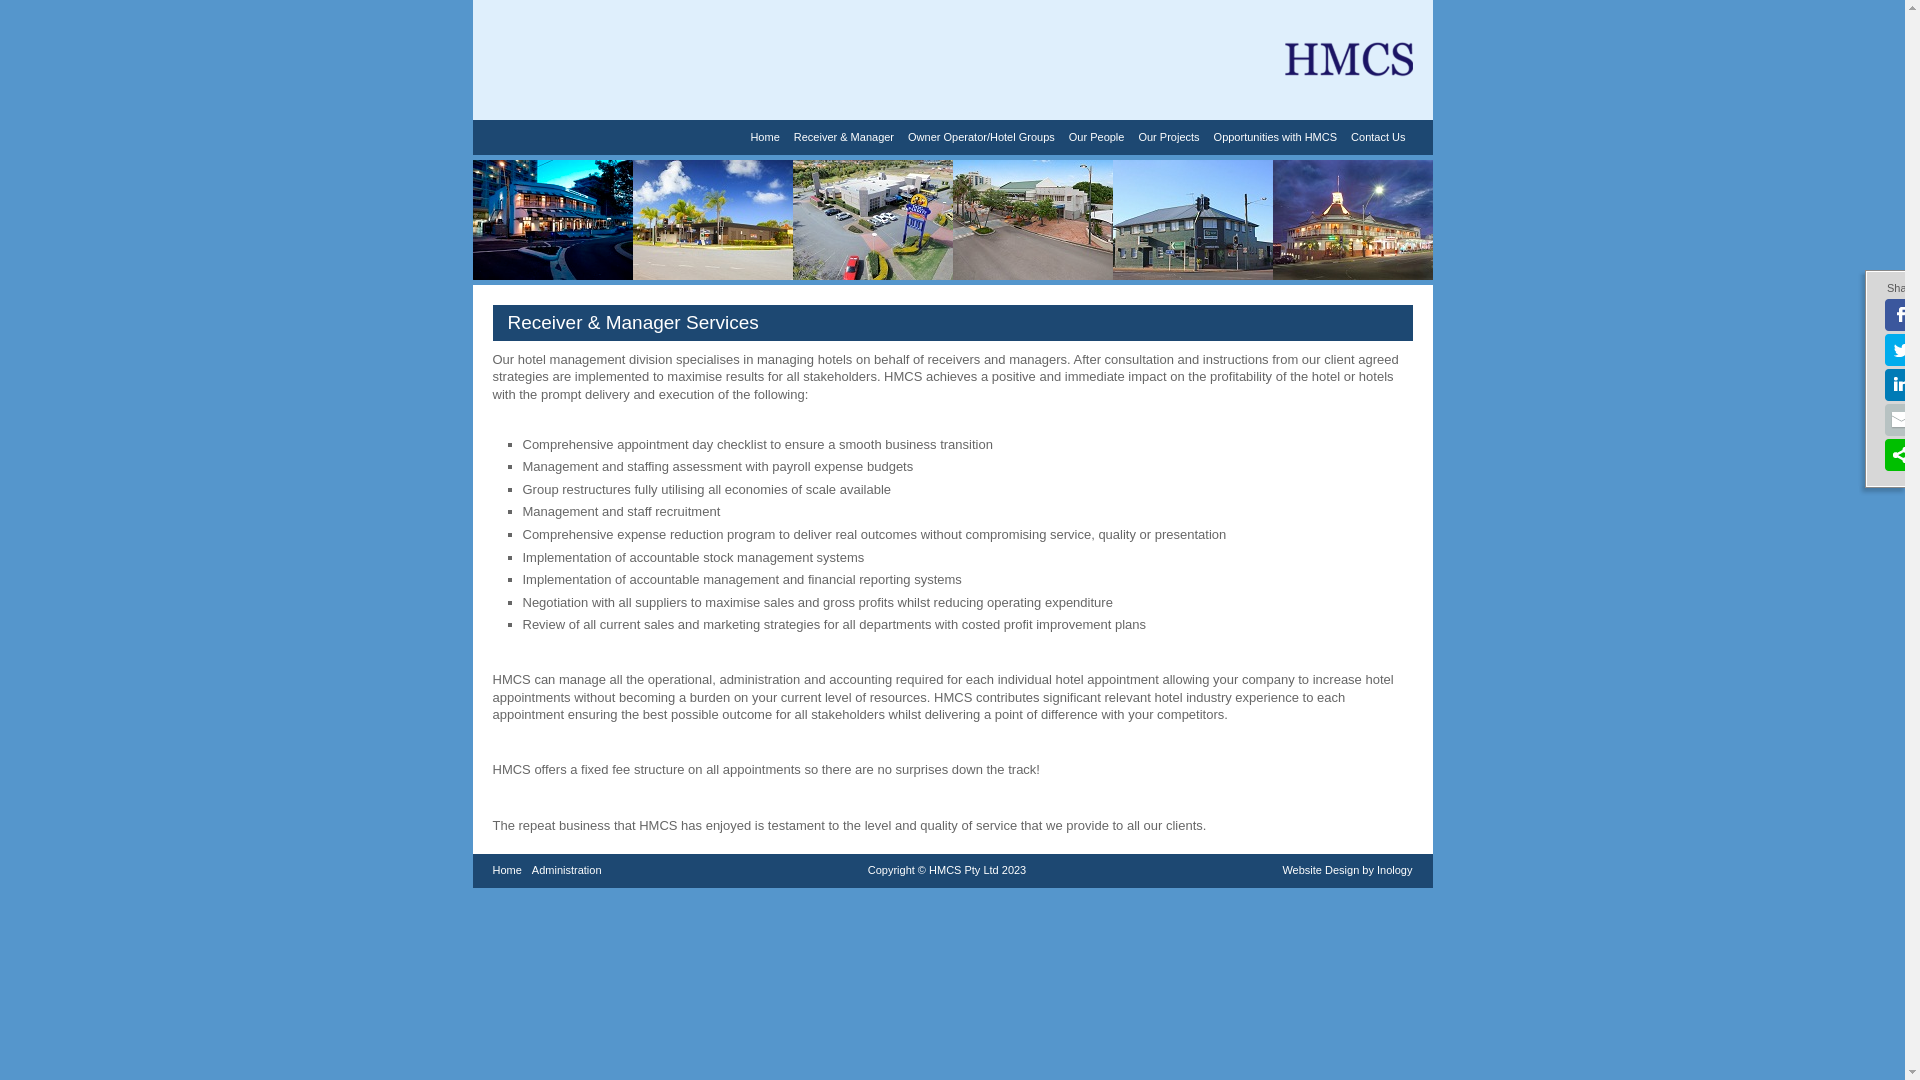  Describe the element at coordinates (1168, 136) in the screenshot. I see `'Our Projects'` at that location.